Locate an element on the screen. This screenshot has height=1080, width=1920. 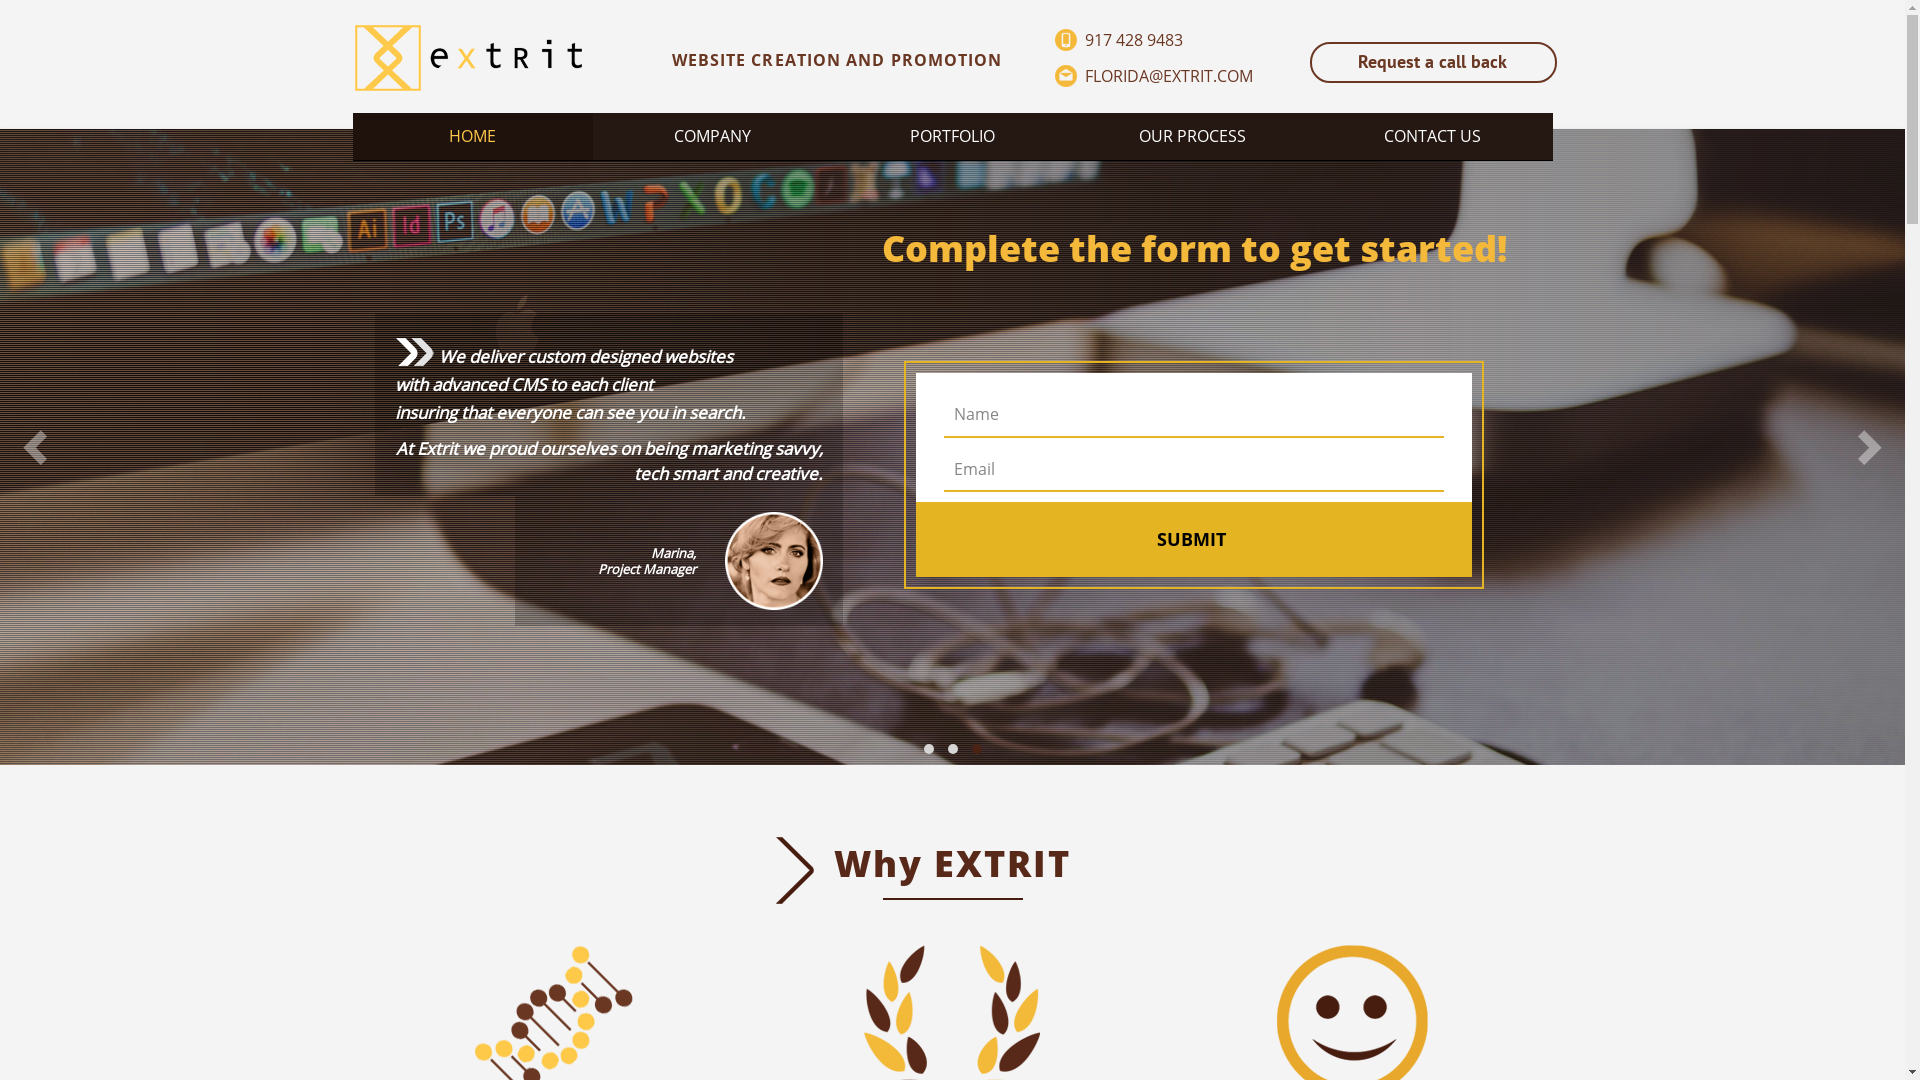
'HOME' is located at coordinates (470, 135).